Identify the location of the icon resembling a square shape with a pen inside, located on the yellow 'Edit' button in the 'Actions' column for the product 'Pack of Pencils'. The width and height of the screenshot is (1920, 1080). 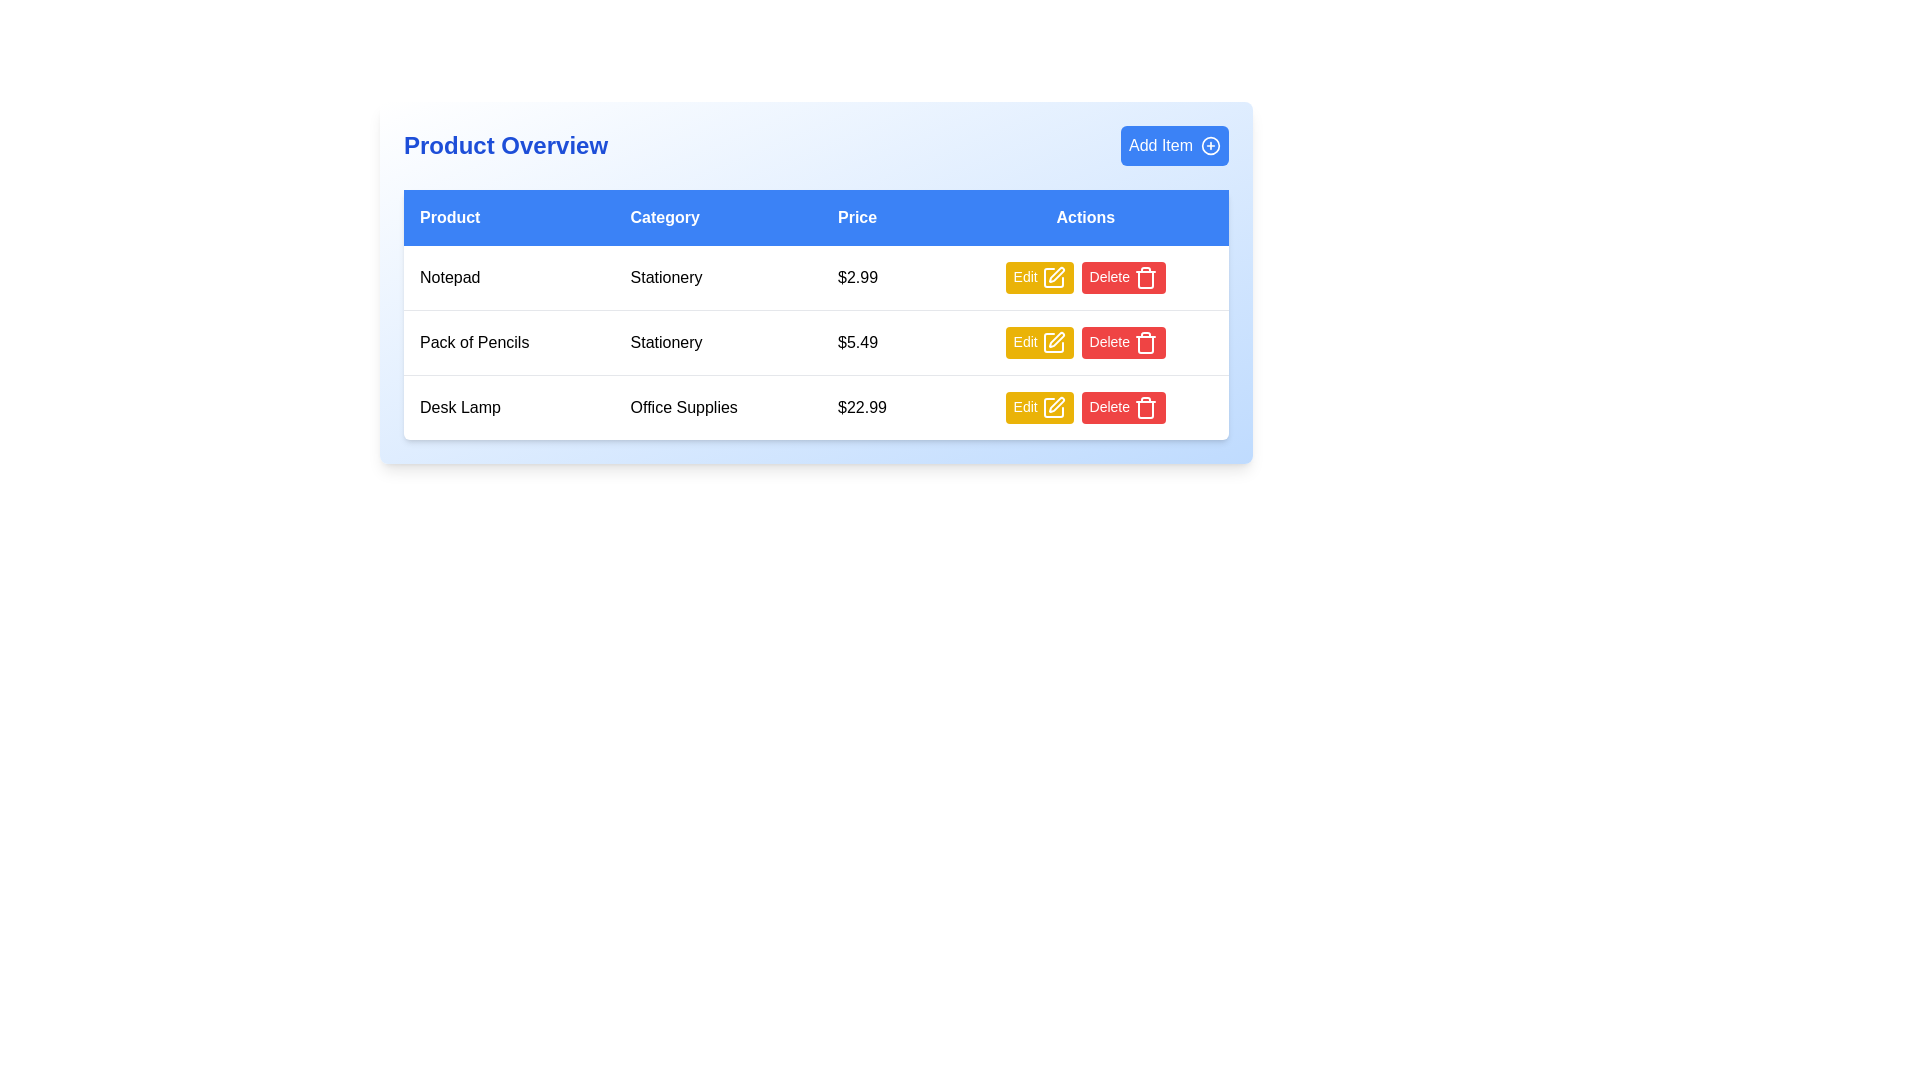
(1052, 342).